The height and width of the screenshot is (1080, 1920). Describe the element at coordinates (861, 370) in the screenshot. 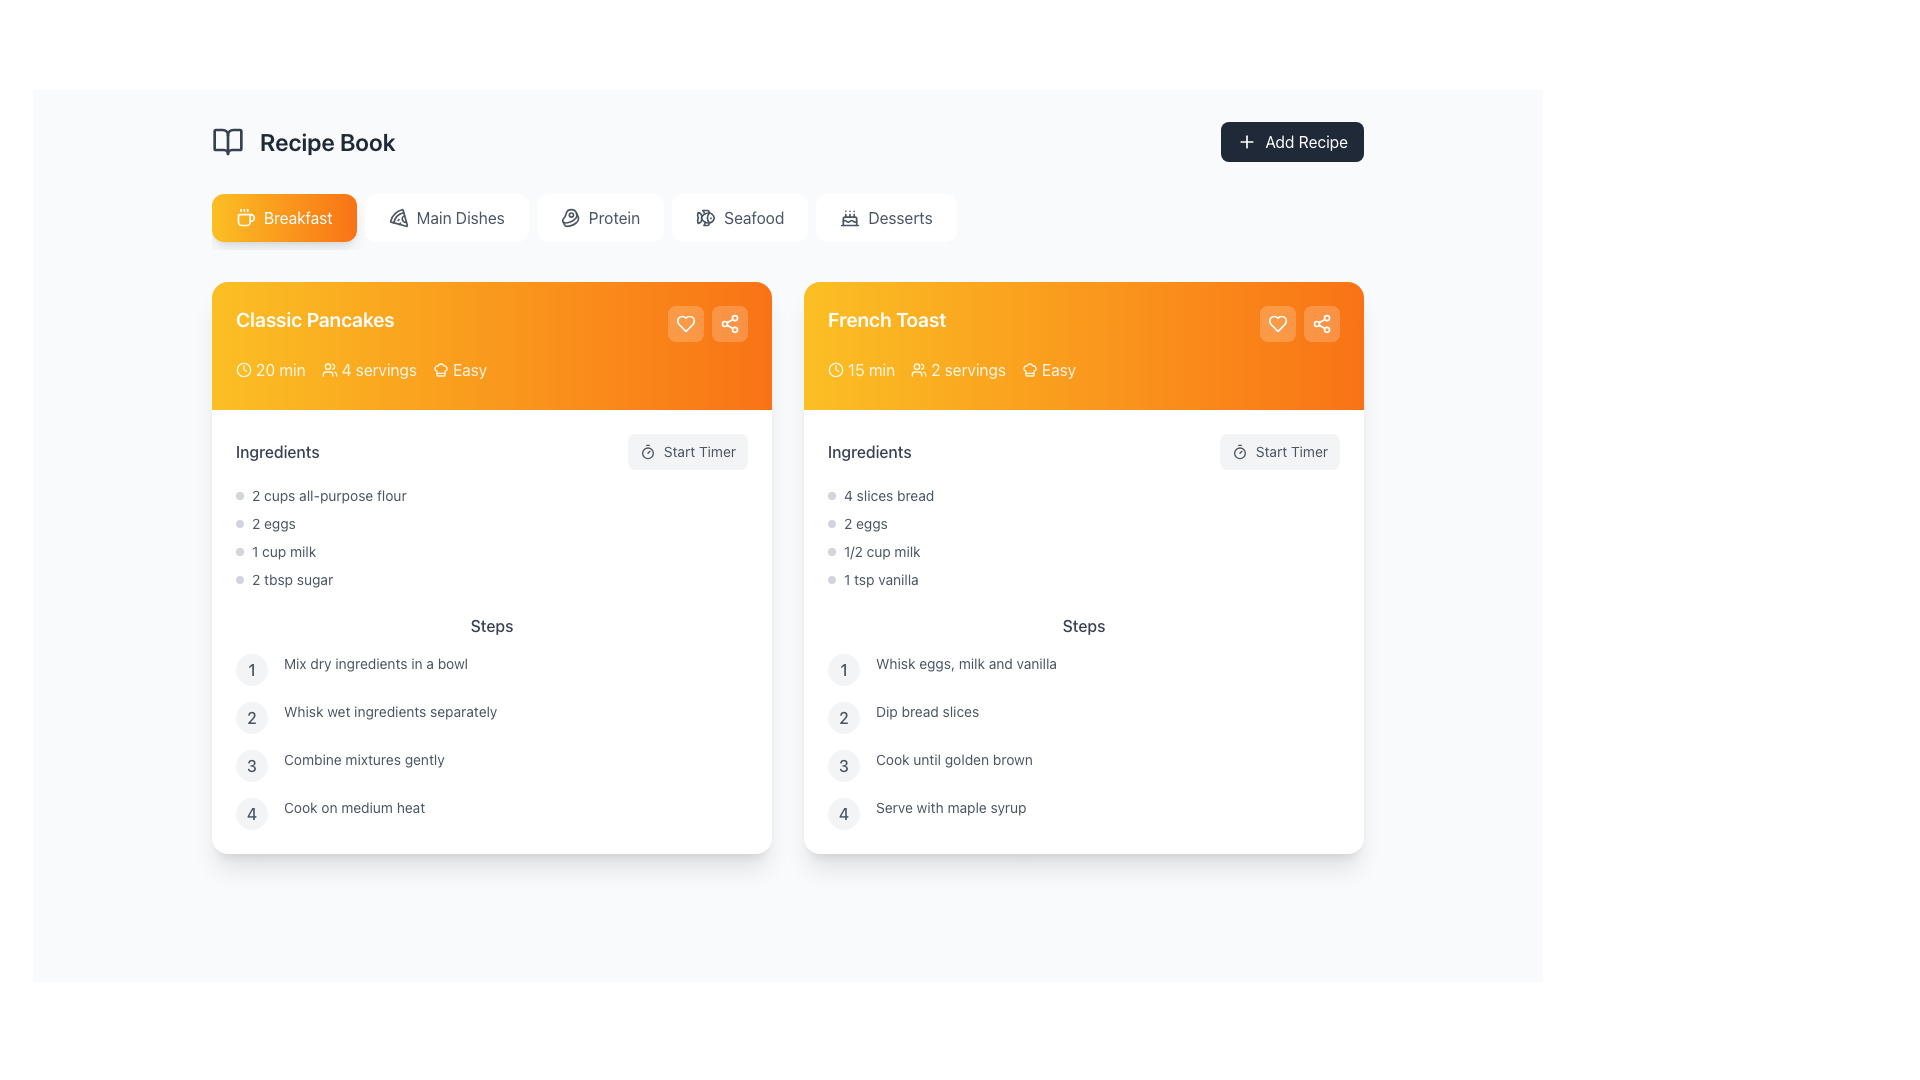

I see `the Decorative informational label displaying '15 min' duration with a clock icon, located in the top-left area of the 'French Toast' recipe card` at that location.